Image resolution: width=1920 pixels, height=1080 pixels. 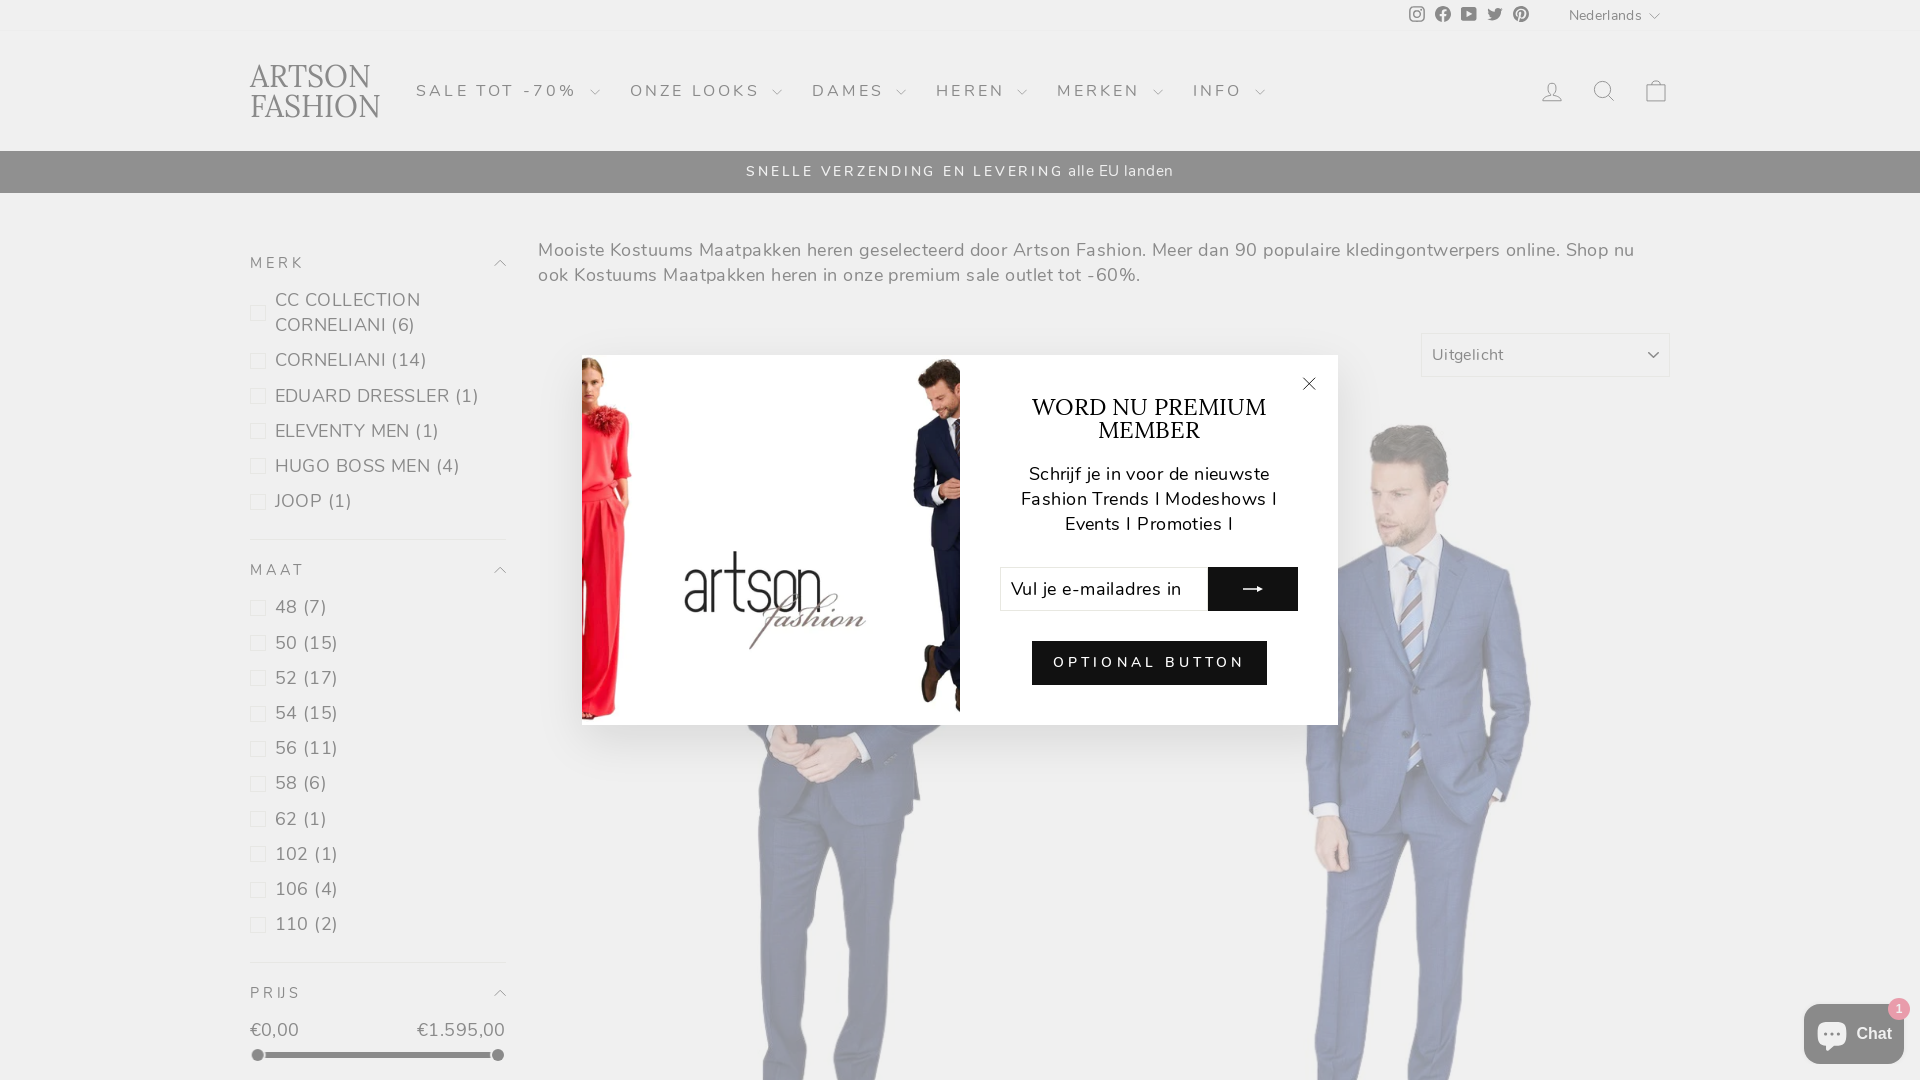 What do you see at coordinates (1468, 15) in the screenshot?
I see `'YouTube'` at bounding box center [1468, 15].